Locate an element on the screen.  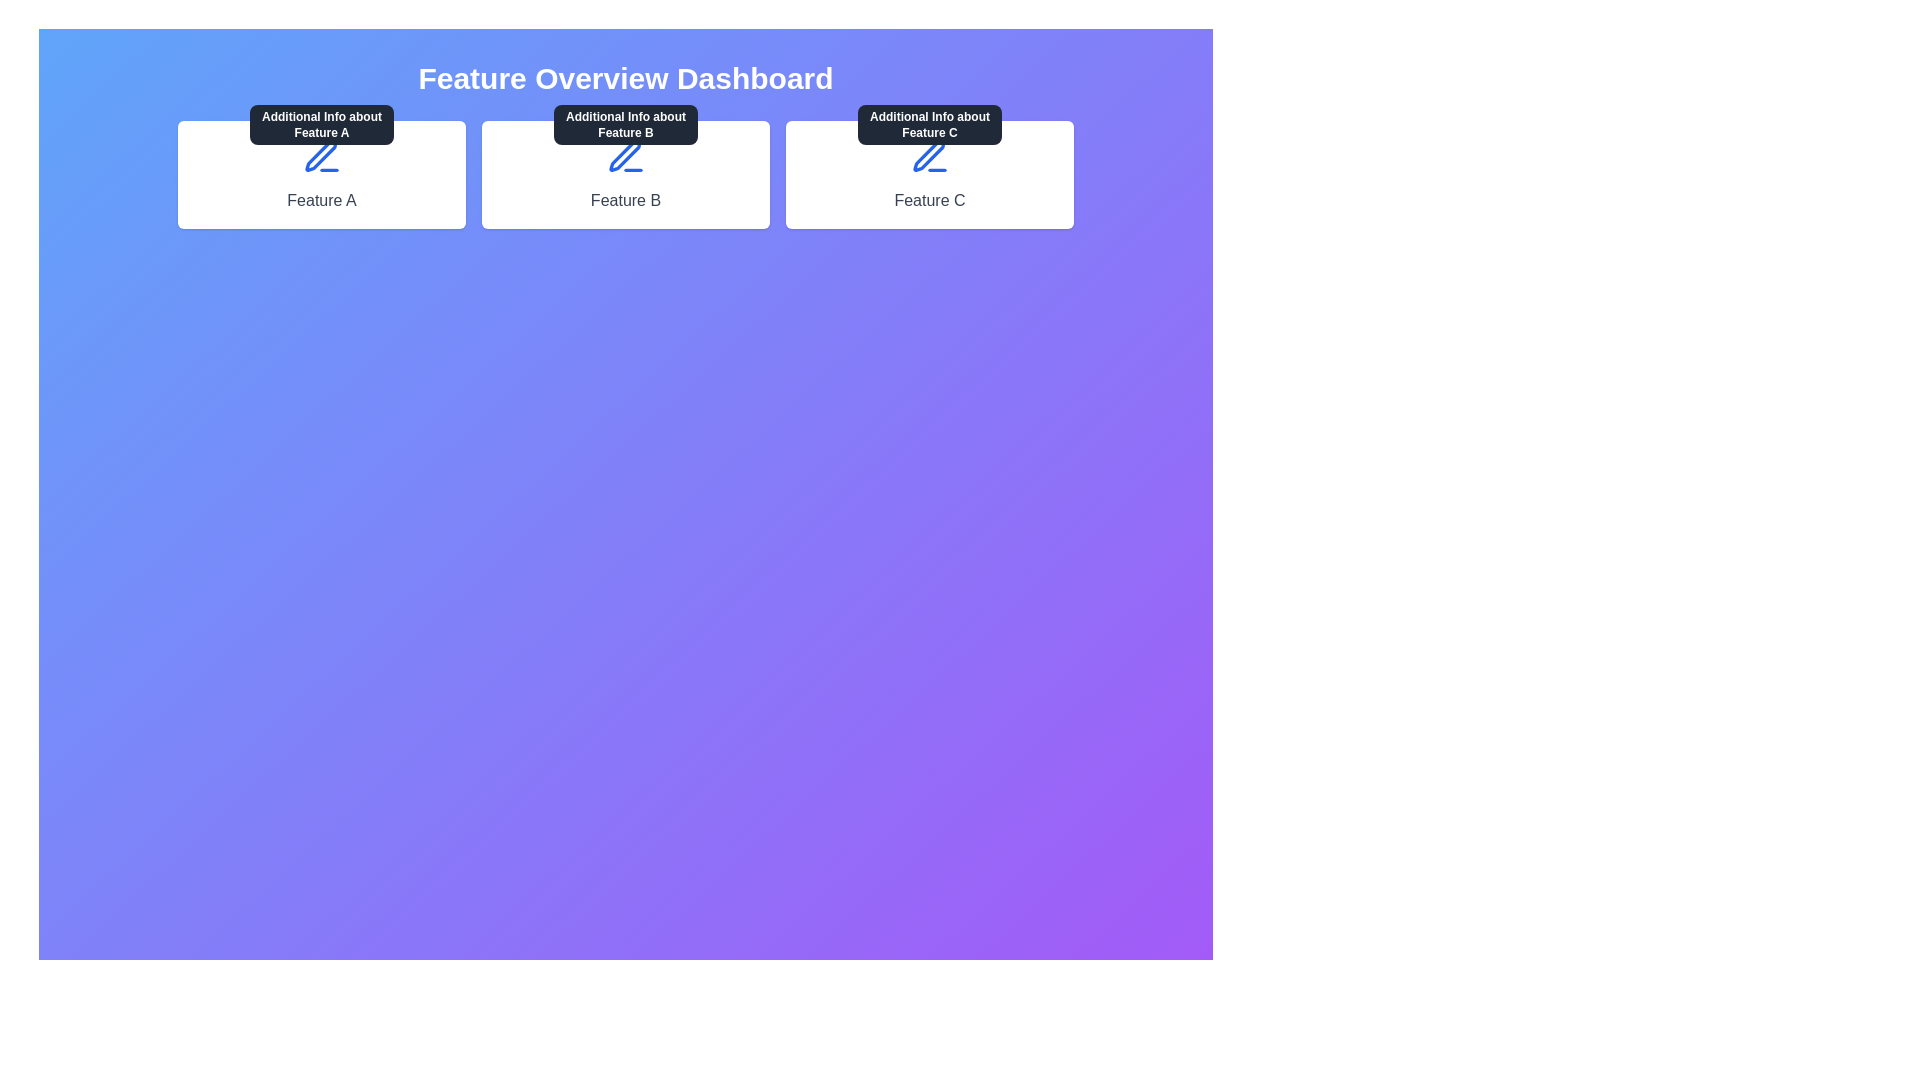
text from the centered text label that displays 'Feature B', which is styled in gray and located below an icon and badge within the central card is located at coordinates (624, 200).